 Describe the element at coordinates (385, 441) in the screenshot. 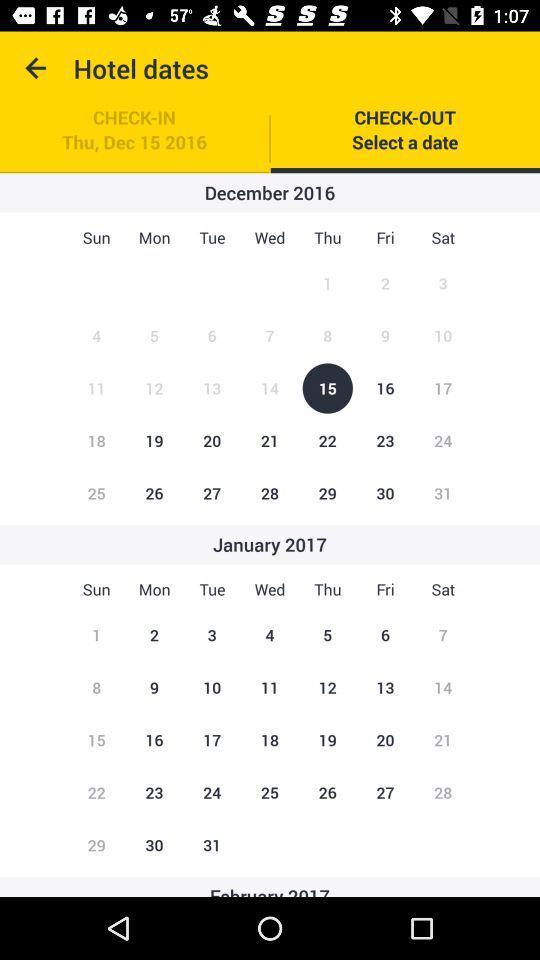

I see `number 23 in december 2016` at that location.